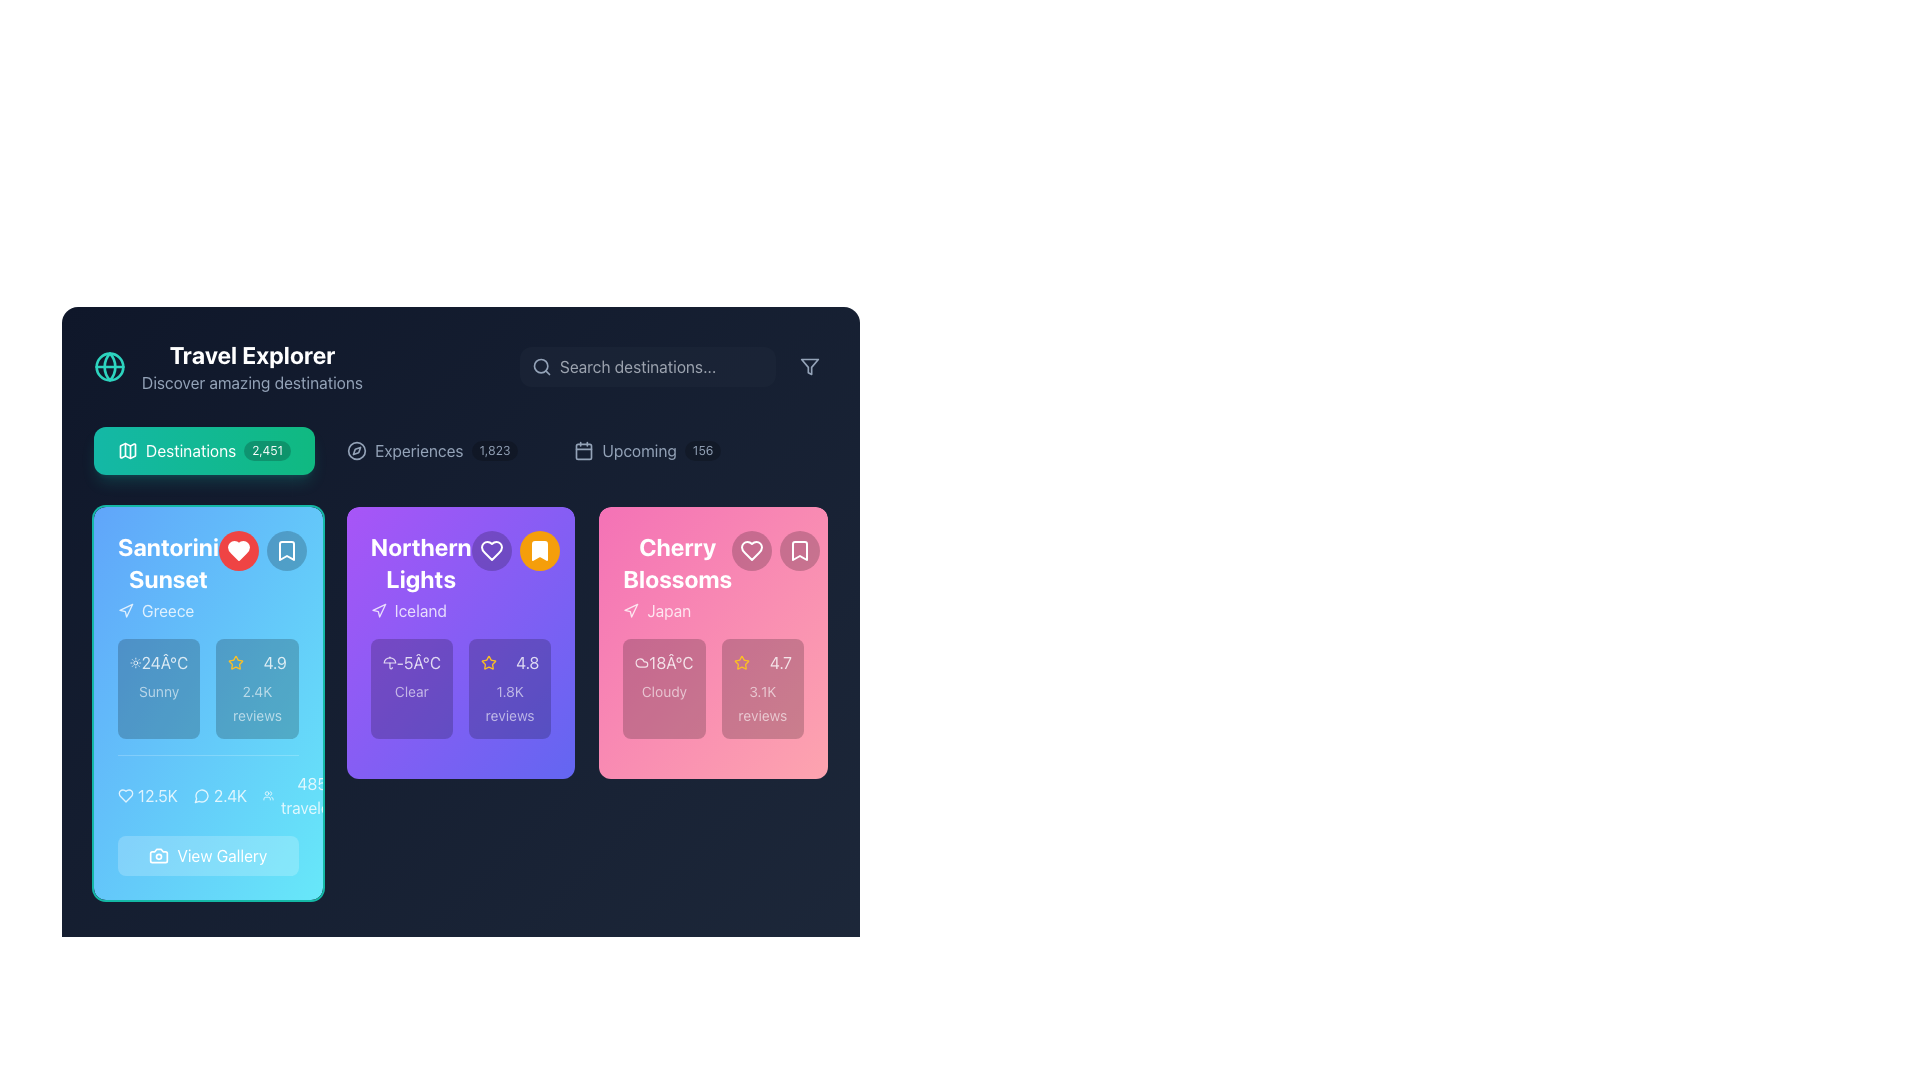 Image resolution: width=1920 pixels, height=1080 pixels. I want to click on the star icon that is part of the rating display for 'Santorini Sunset', which is located adjacent to the score '4.9', so click(236, 663).